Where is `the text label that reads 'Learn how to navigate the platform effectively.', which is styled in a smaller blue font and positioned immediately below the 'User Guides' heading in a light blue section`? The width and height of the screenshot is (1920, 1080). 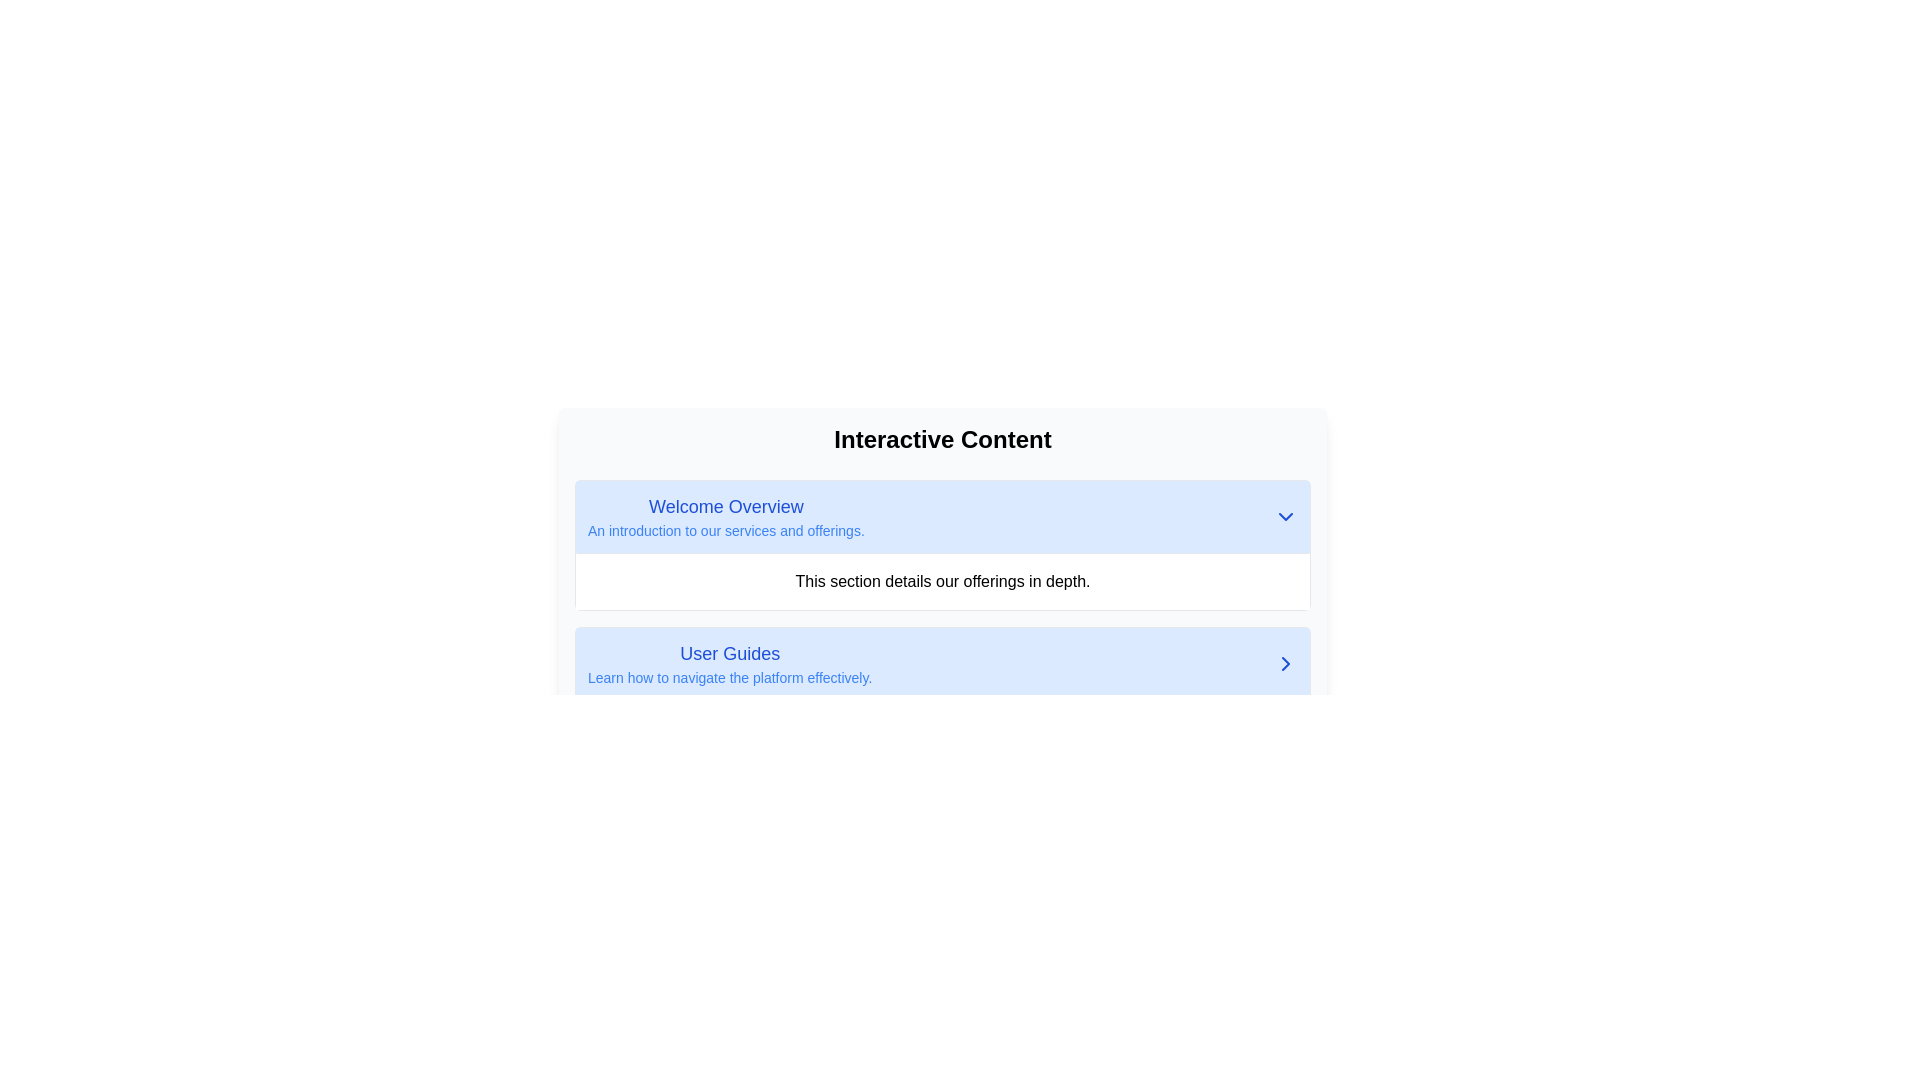
the text label that reads 'Learn how to navigate the platform effectively.', which is styled in a smaller blue font and positioned immediately below the 'User Guides' heading in a light blue section is located at coordinates (729, 677).